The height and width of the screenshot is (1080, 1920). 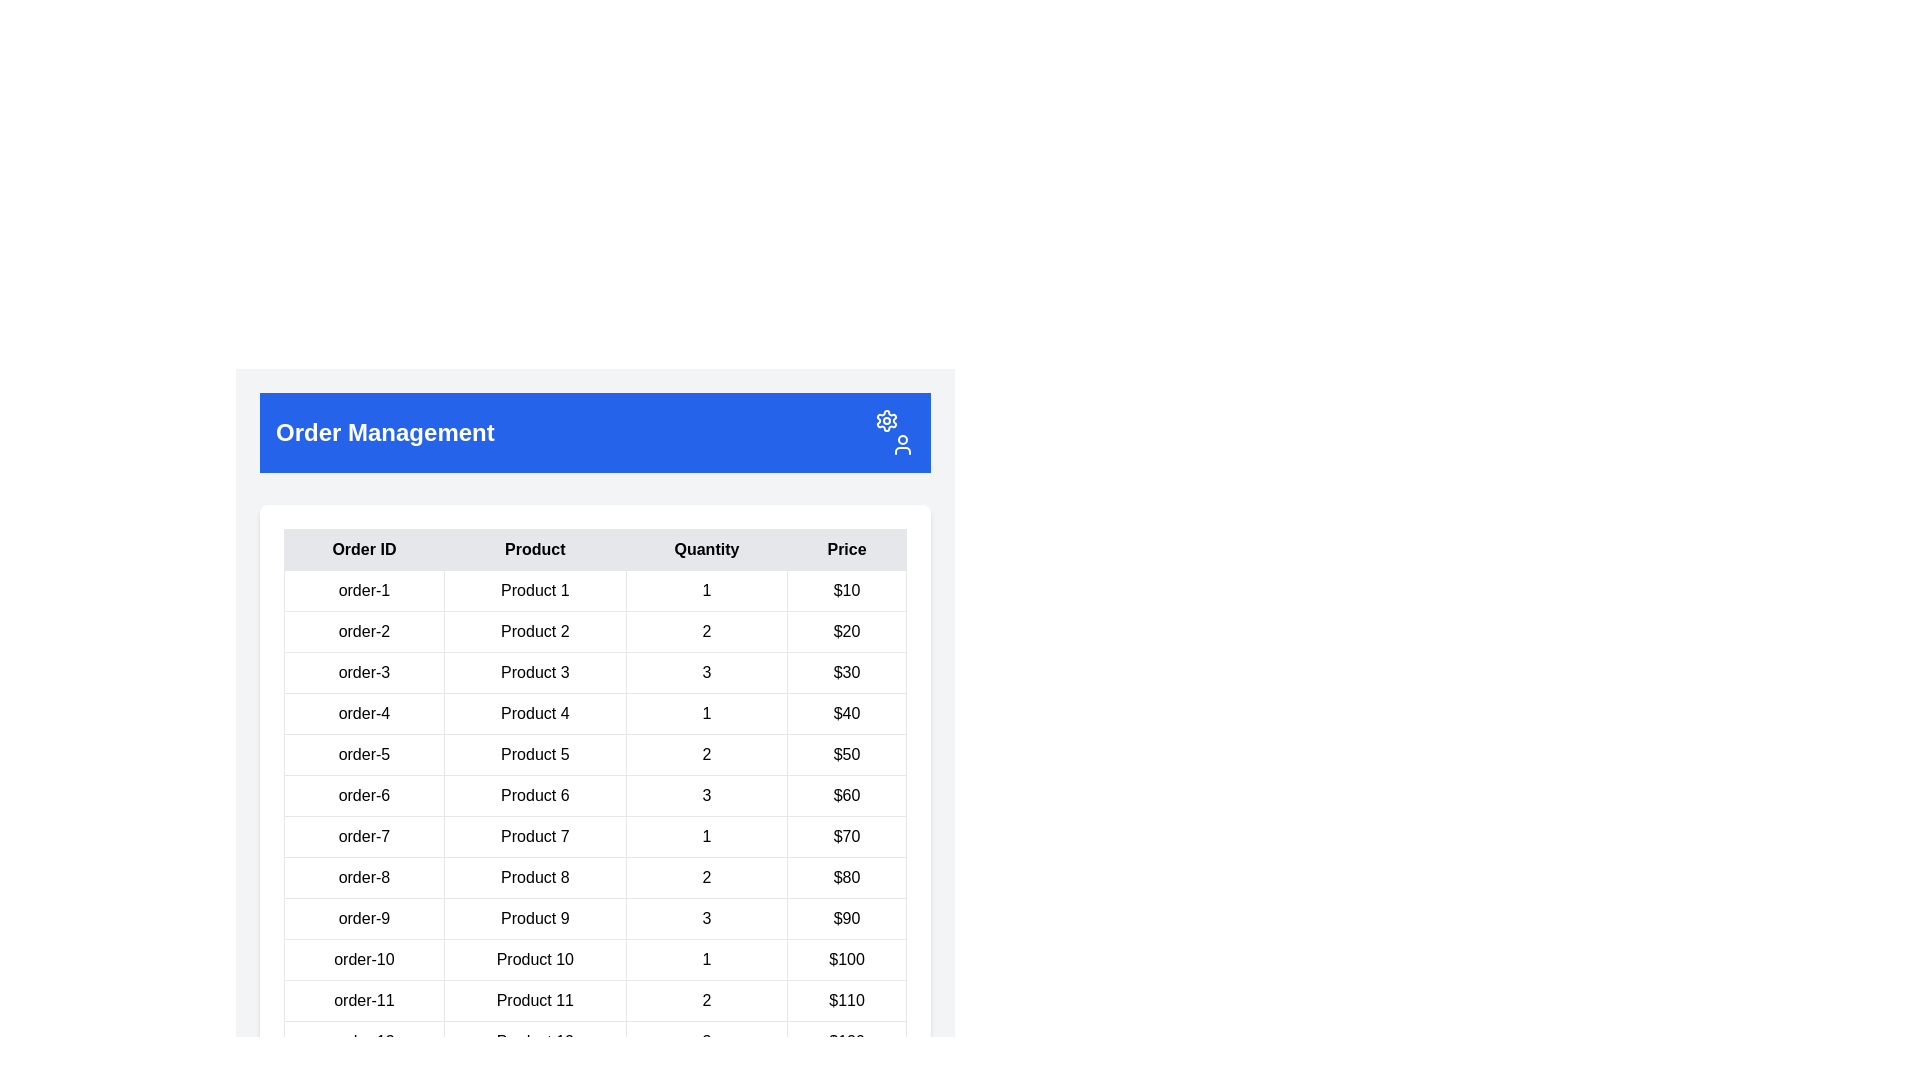 I want to click on the table cell displaying 'order-11' in the bottom row, leftmost cell under the 'Order ID' column, so click(x=364, y=1001).